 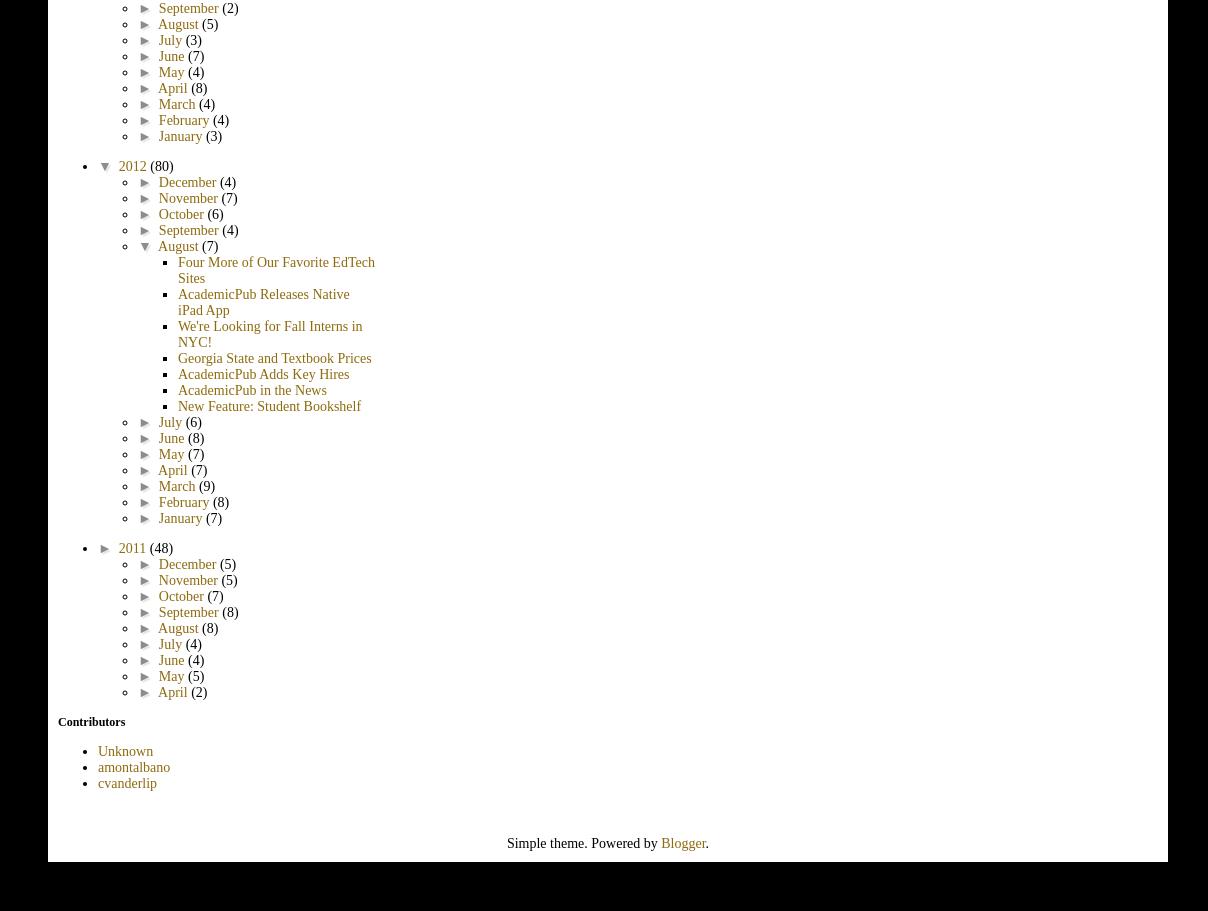 What do you see at coordinates (96, 765) in the screenshot?
I see `'amontalbano'` at bounding box center [96, 765].